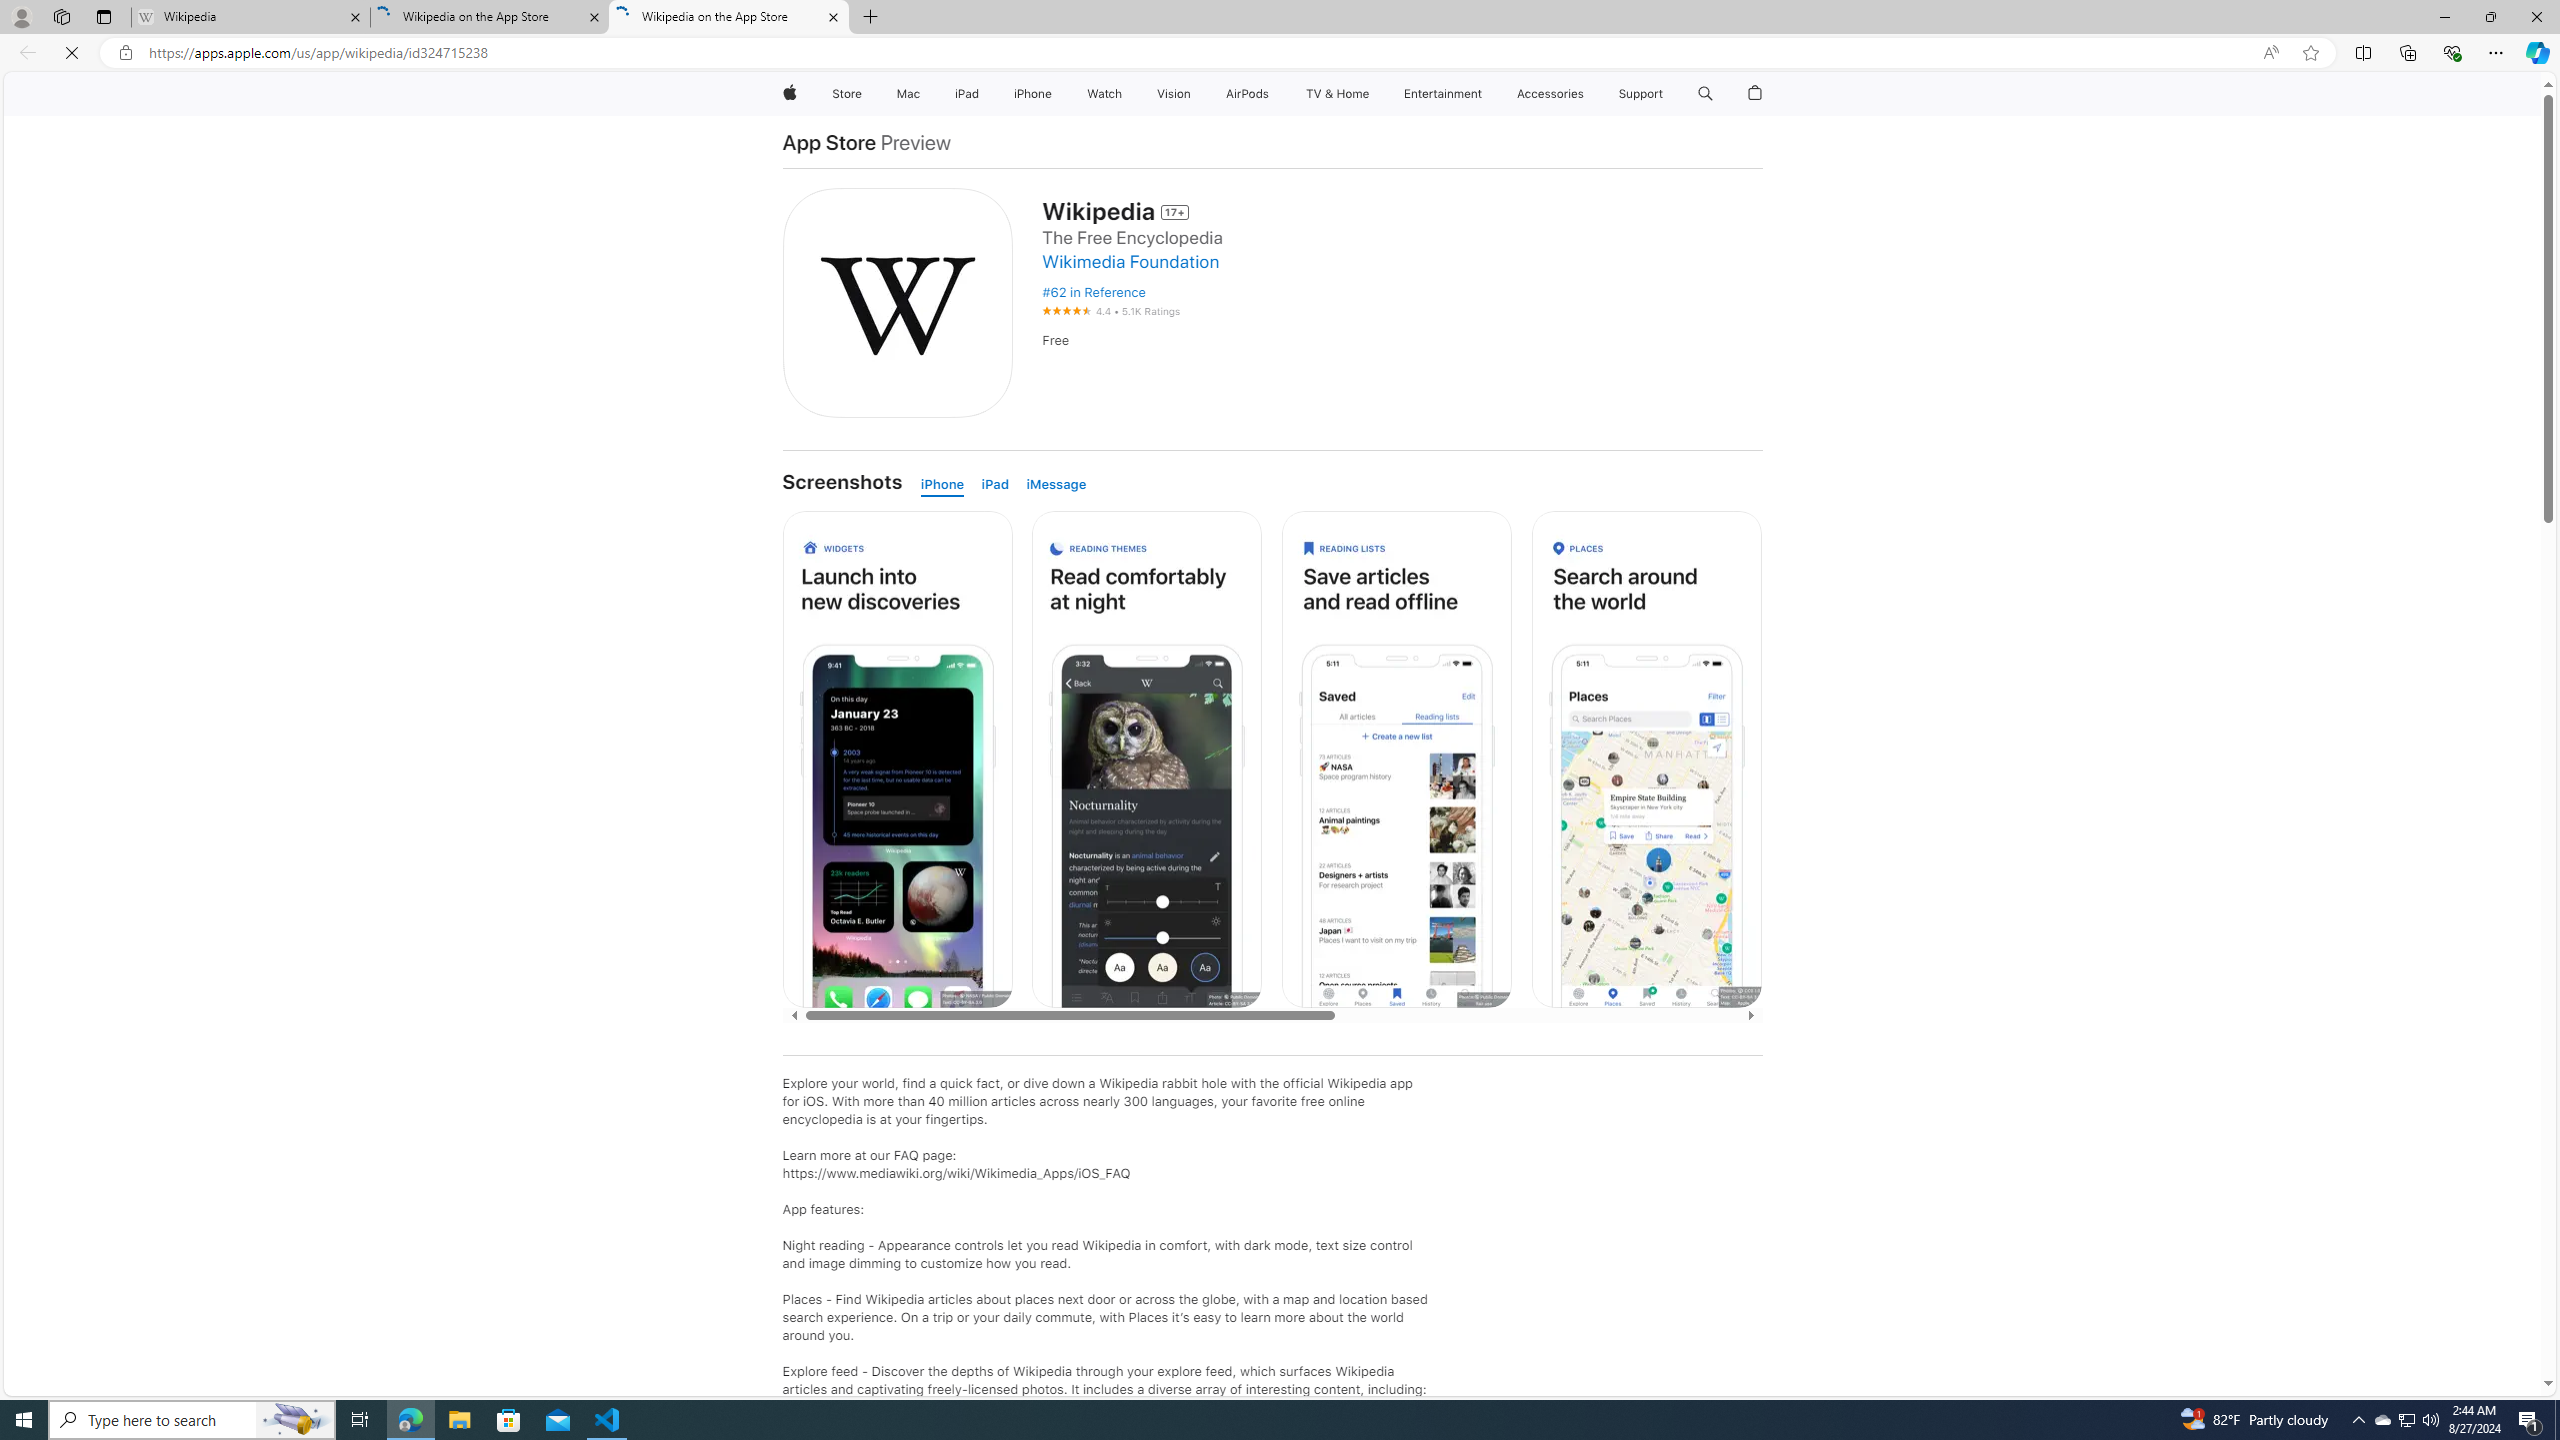 Image resolution: width=2560 pixels, height=1440 pixels. Describe the element at coordinates (1639, 93) in the screenshot. I see `'Support'` at that location.